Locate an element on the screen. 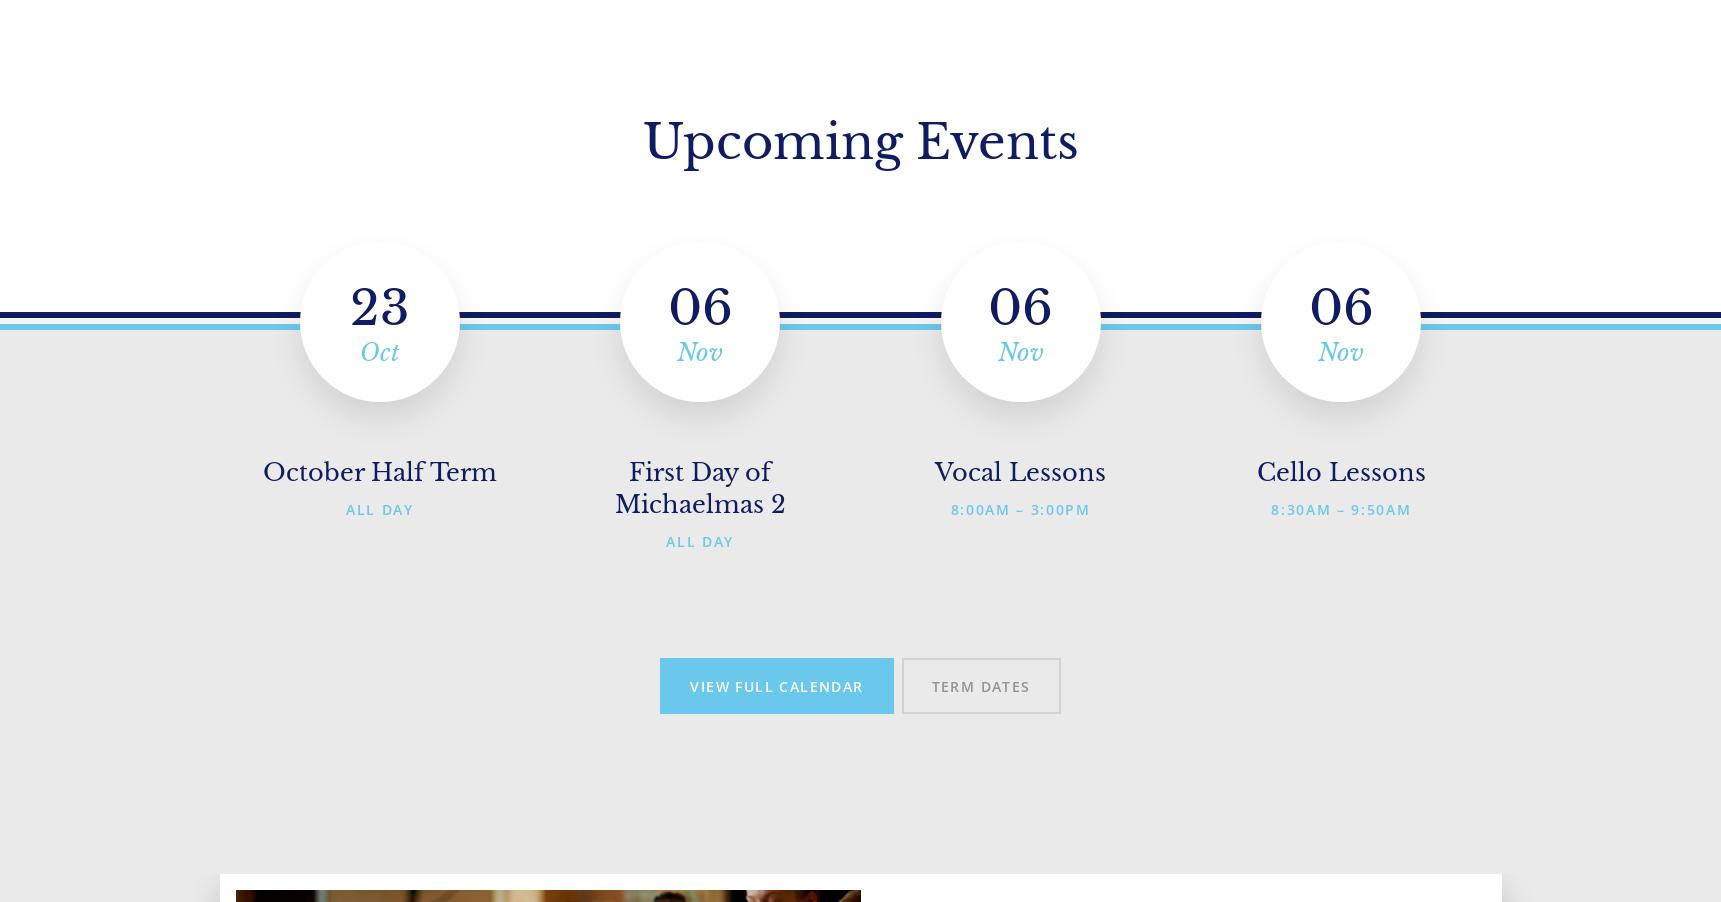 This screenshot has height=902, width=1721. 'Vocal Lessons' is located at coordinates (1020, 471).